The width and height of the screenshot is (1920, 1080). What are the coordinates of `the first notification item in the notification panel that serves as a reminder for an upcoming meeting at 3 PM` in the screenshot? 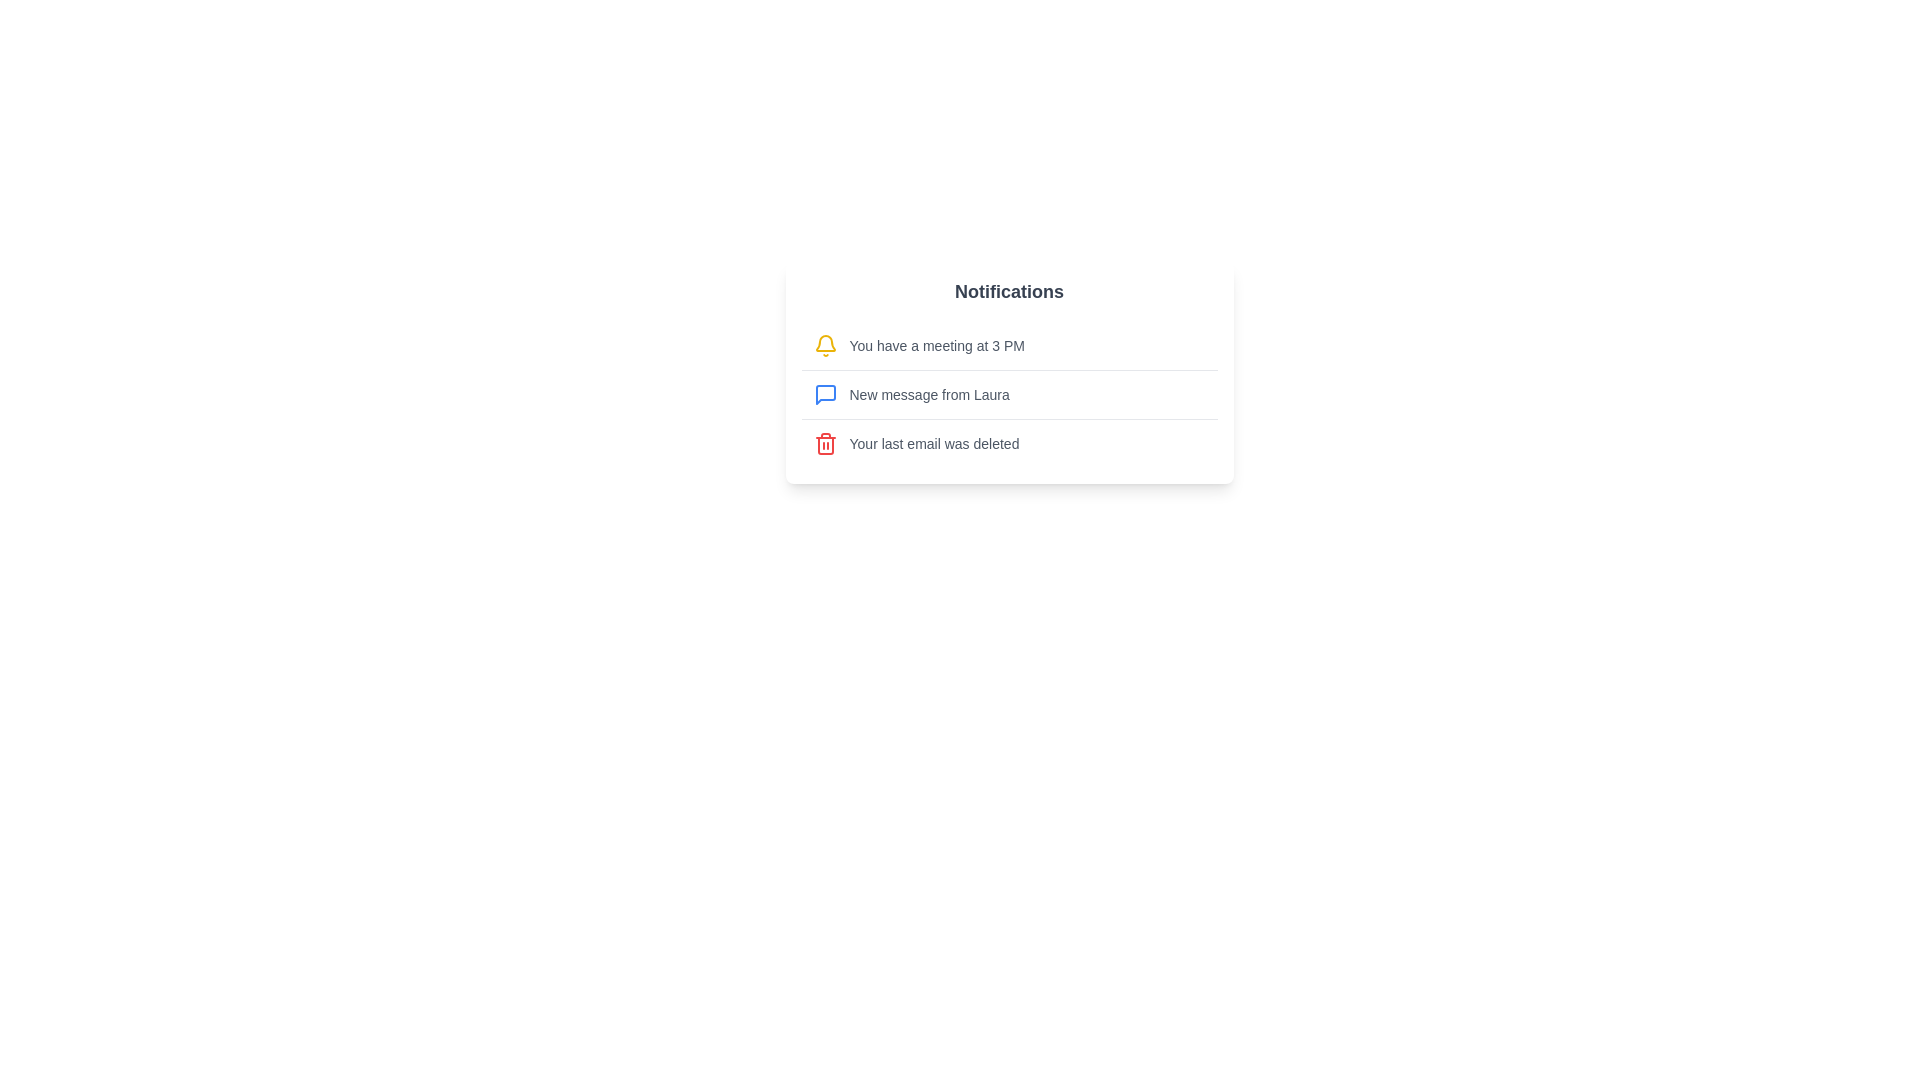 It's located at (1009, 345).